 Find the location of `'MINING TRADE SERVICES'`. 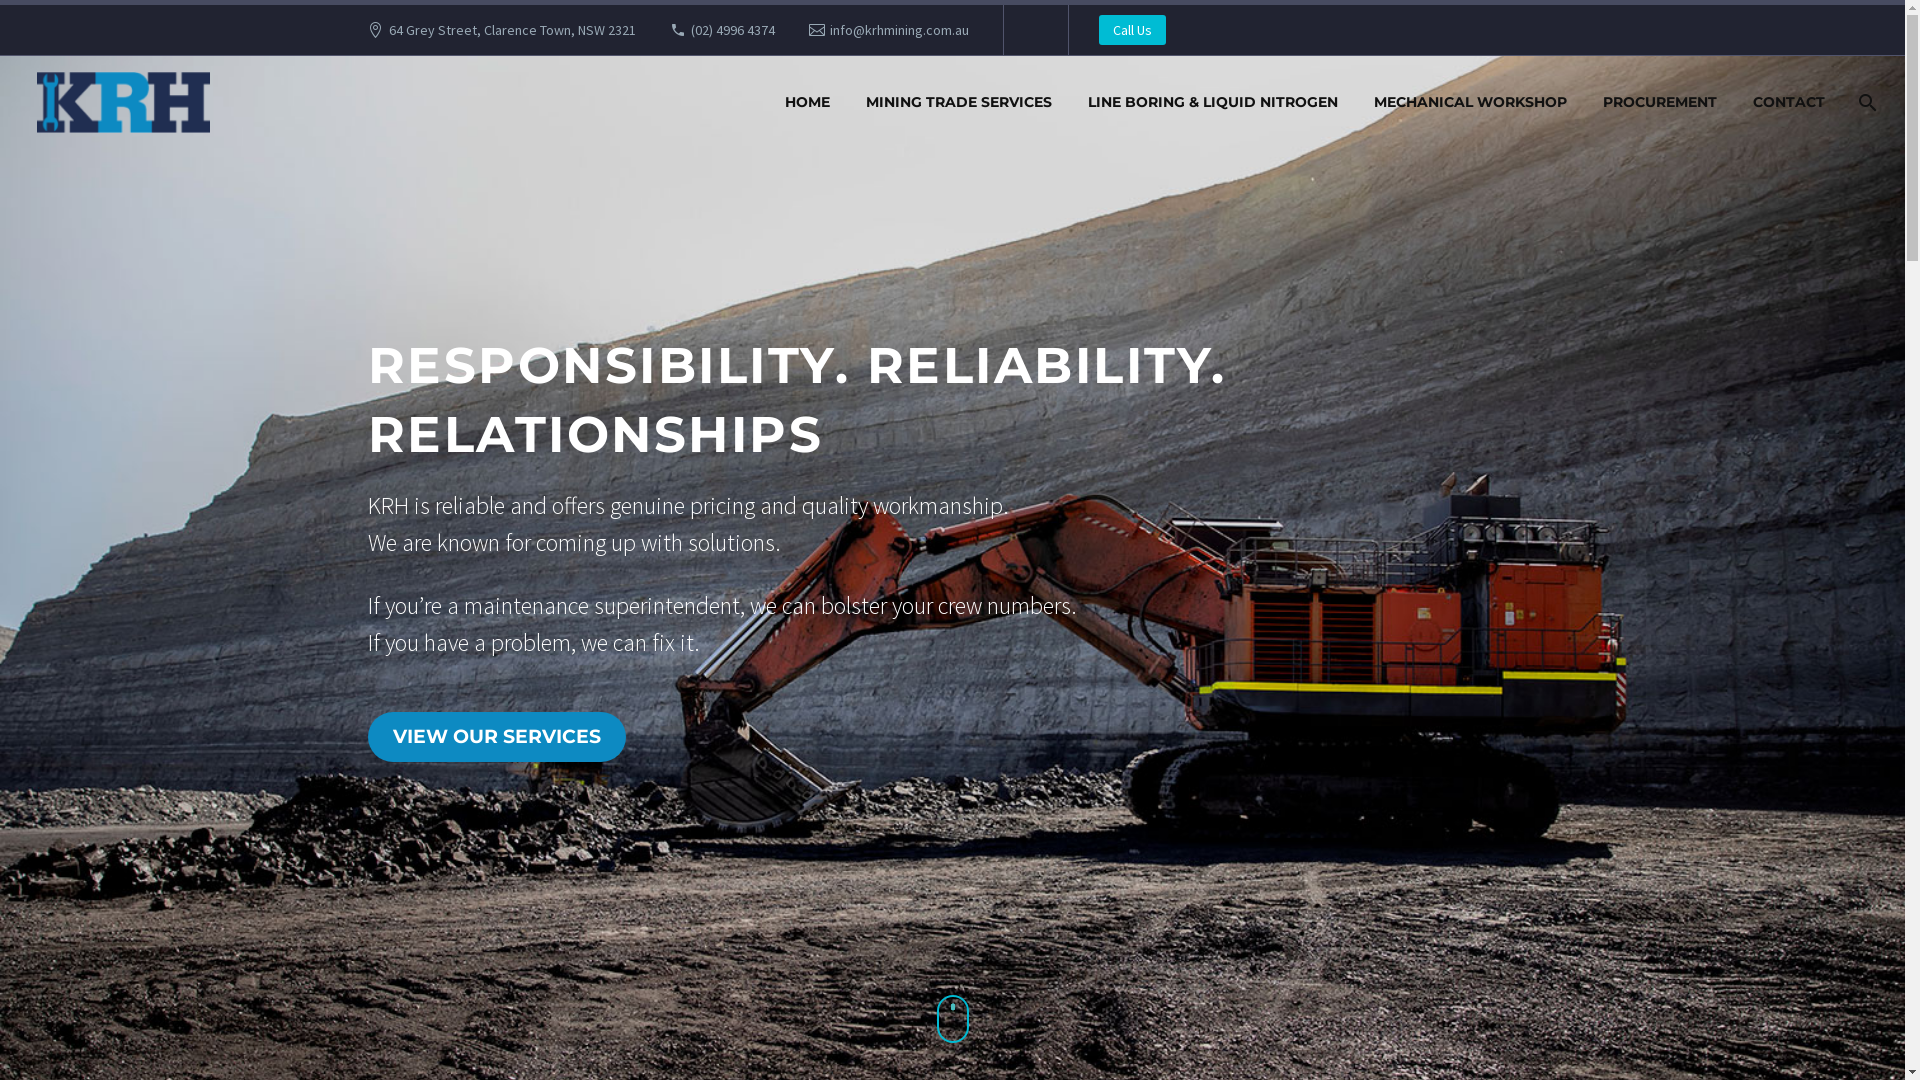

'MINING TRADE SERVICES' is located at coordinates (958, 102).